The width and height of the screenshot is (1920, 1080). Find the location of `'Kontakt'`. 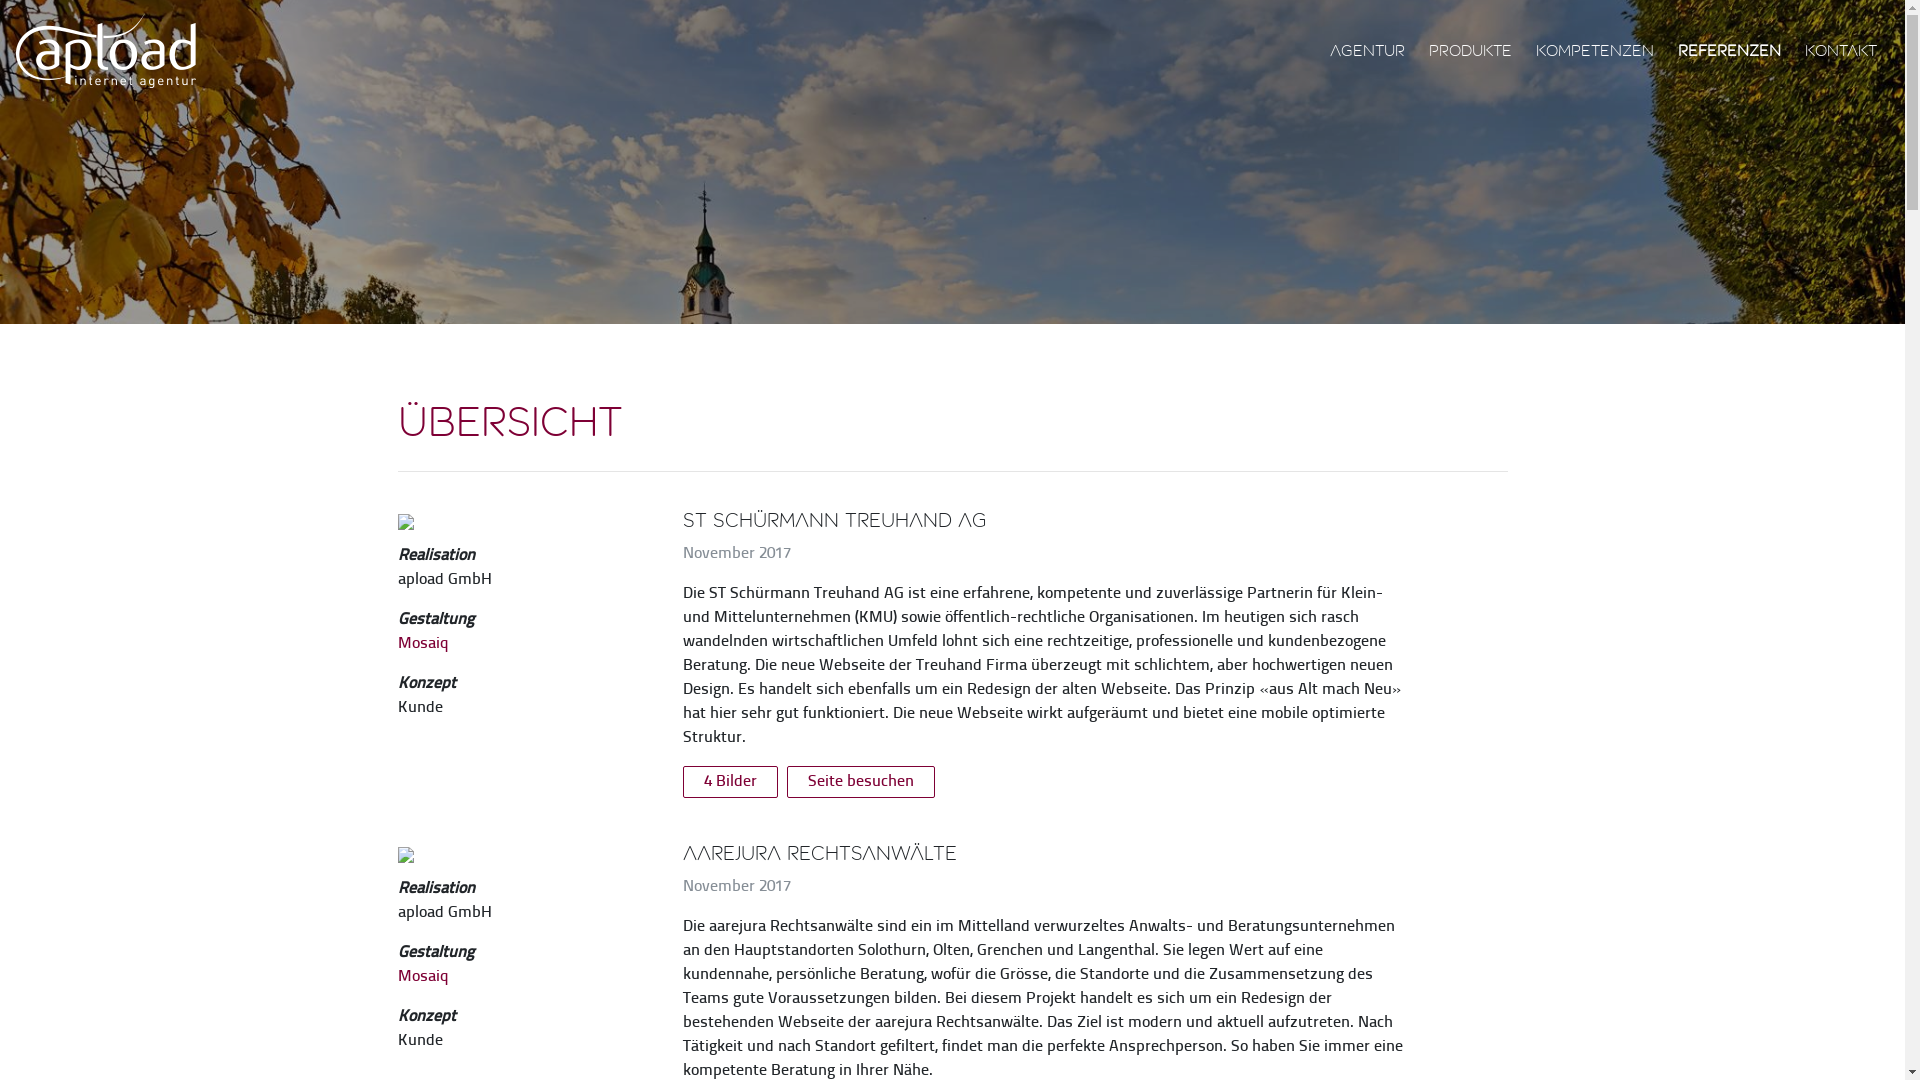

'Kontakt' is located at coordinates (1840, 50).